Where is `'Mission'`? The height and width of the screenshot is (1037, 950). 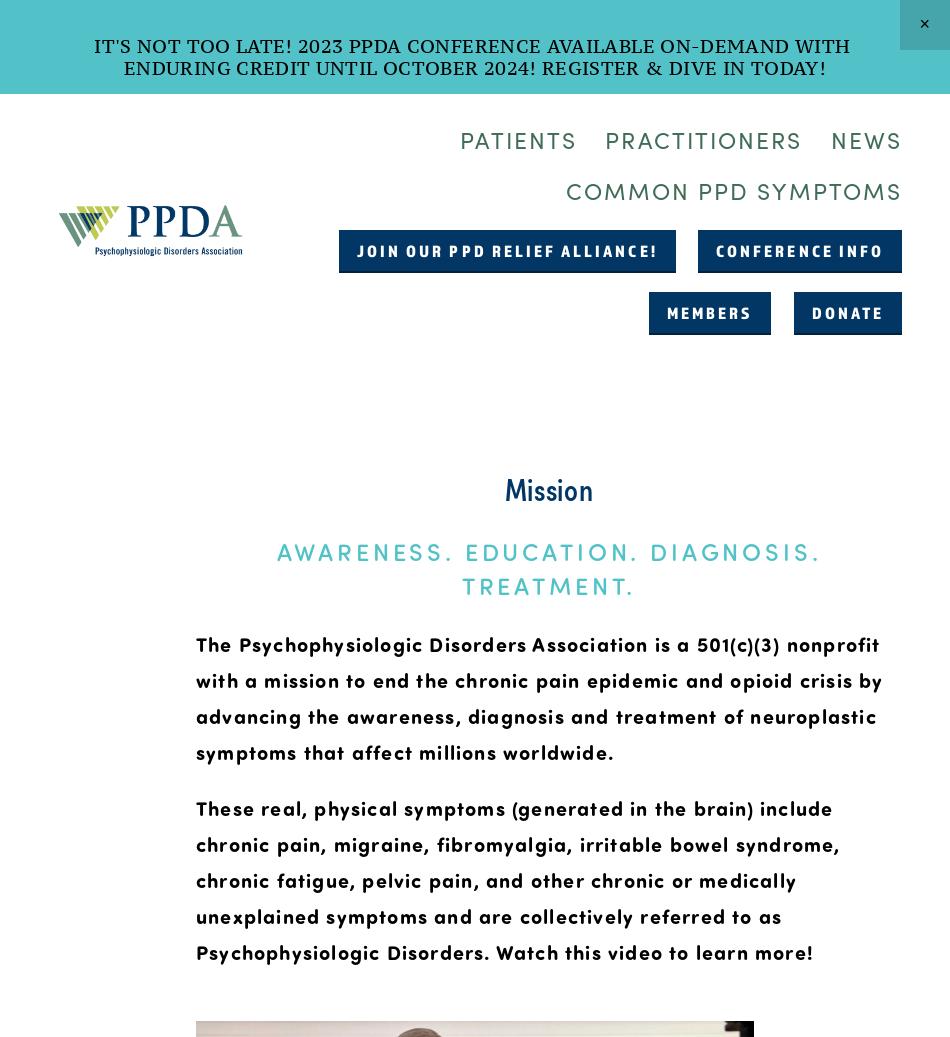
'Mission' is located at coordinates (503, 485).